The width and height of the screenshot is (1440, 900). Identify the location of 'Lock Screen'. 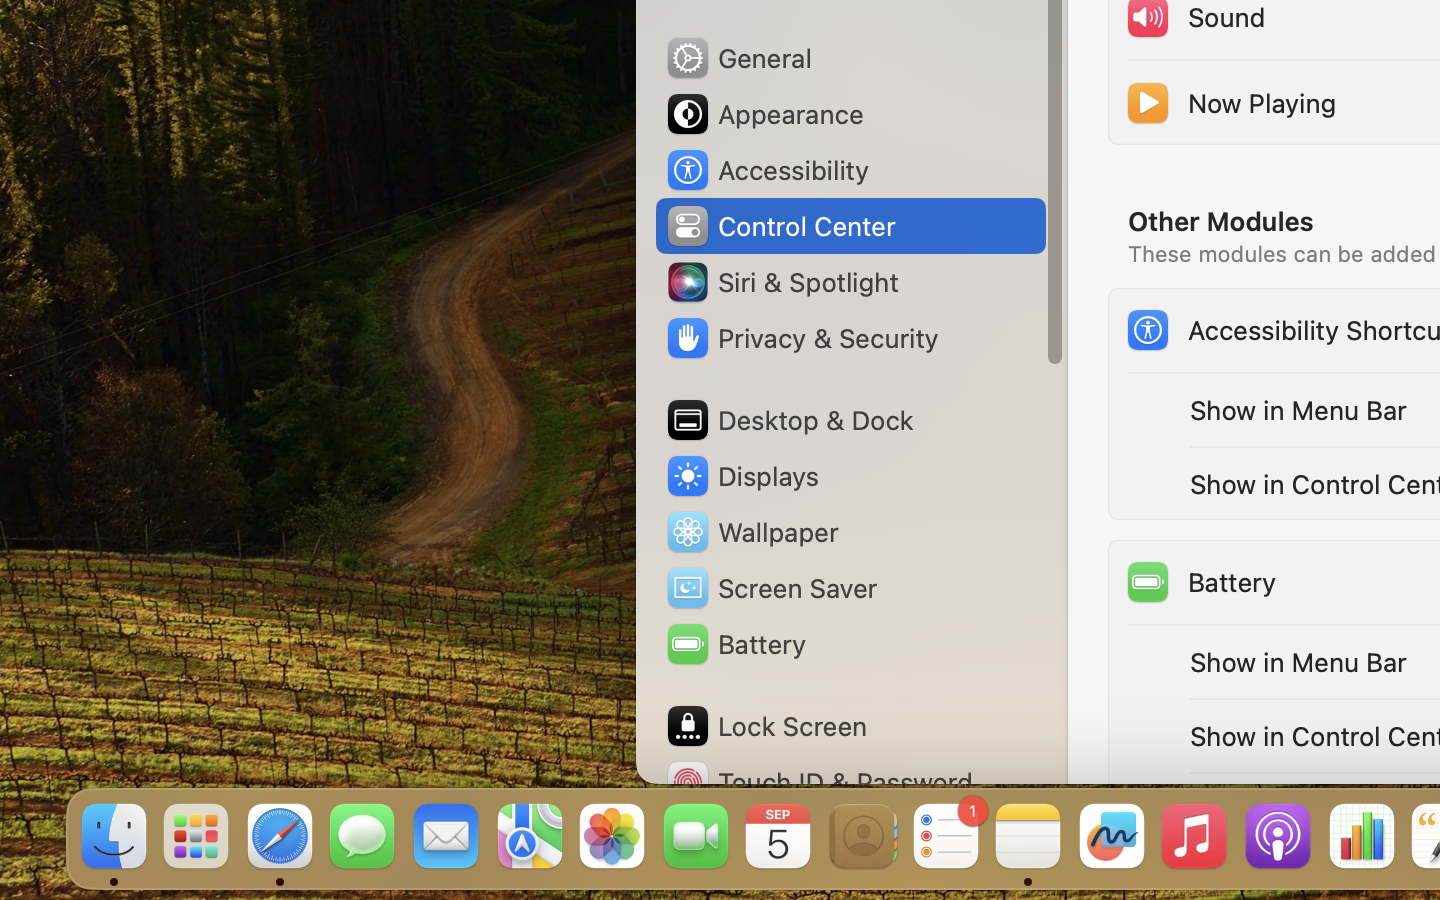
(764, 725).